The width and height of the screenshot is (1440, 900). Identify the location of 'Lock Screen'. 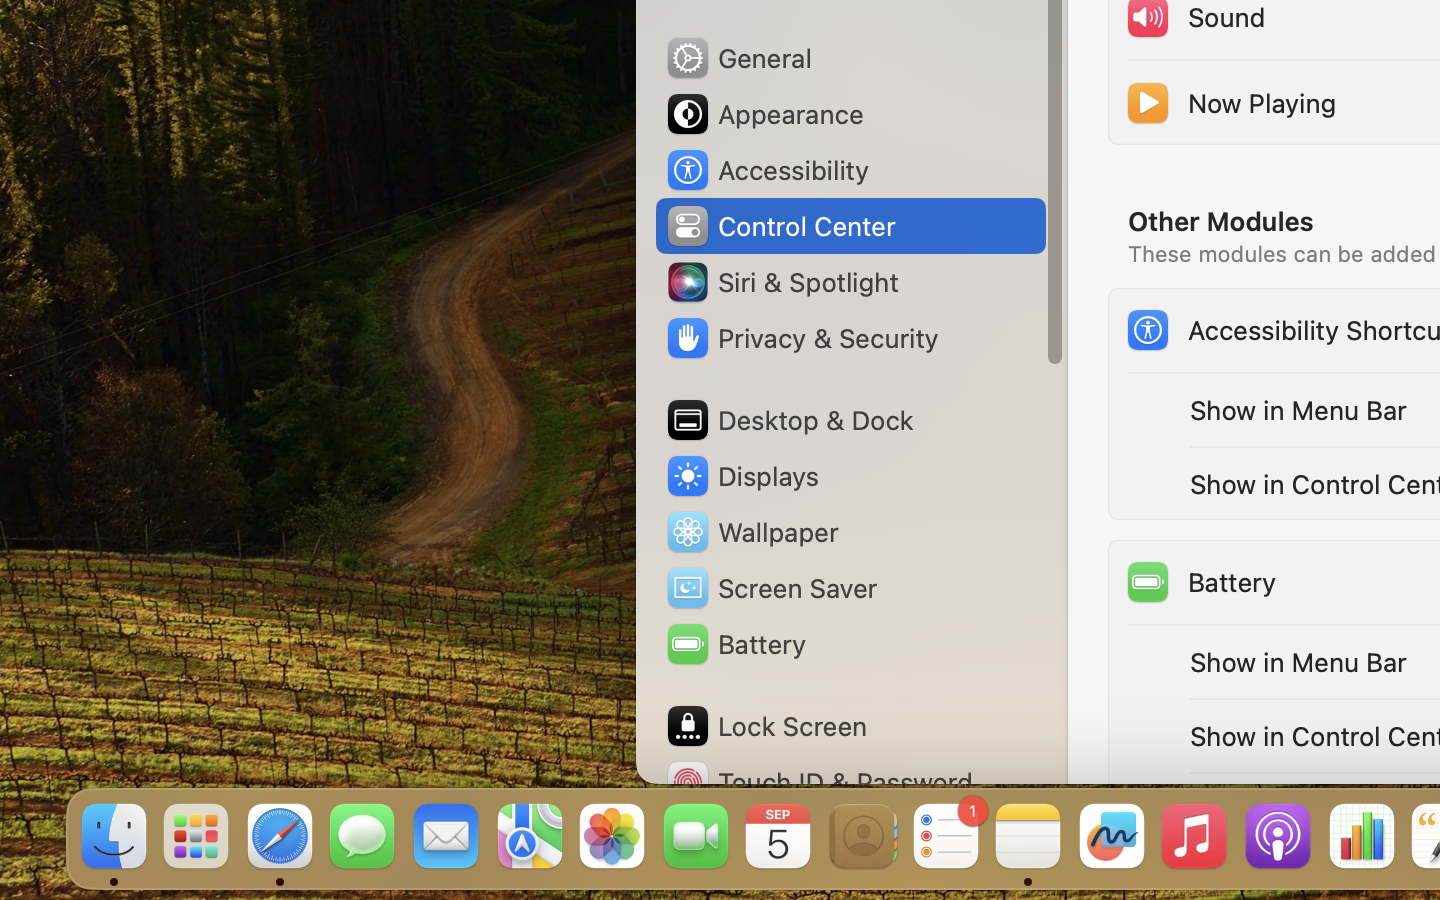
(764, 725).